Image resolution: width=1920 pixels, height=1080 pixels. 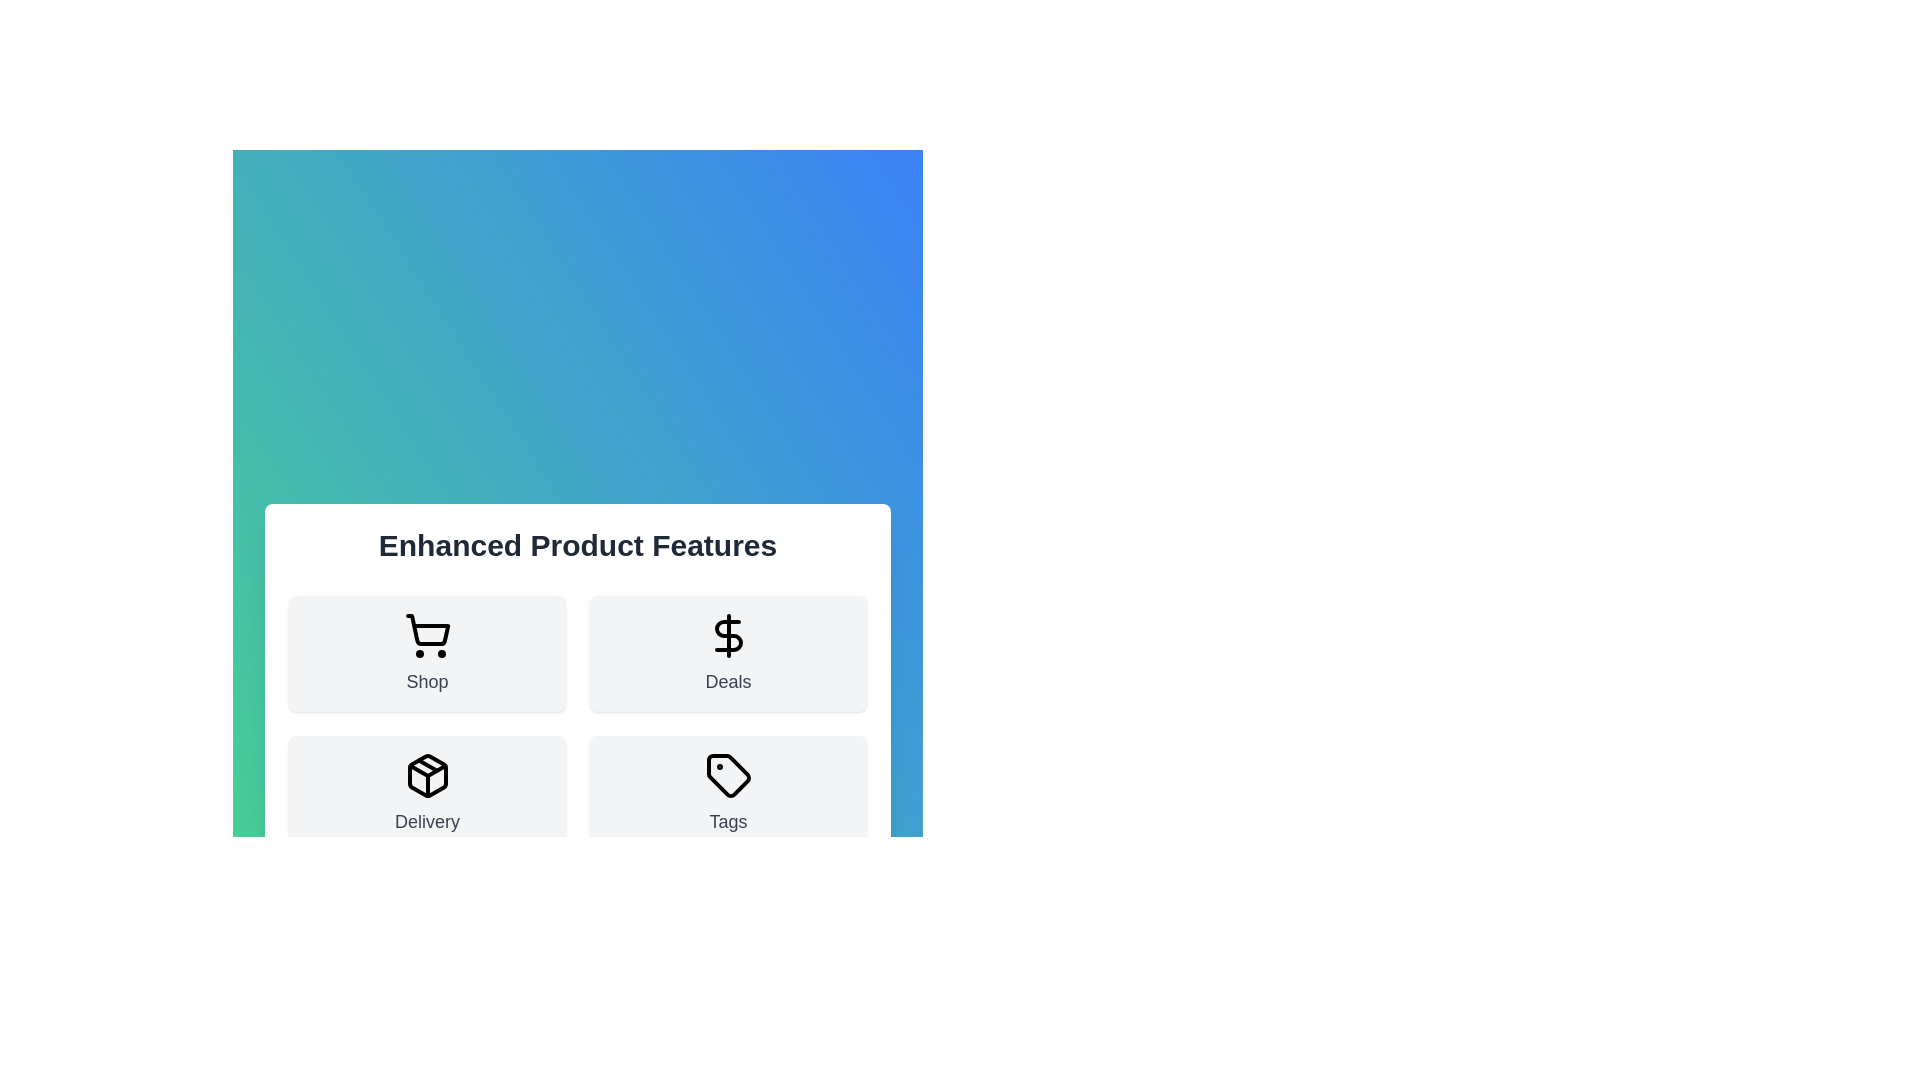 What do you see at coordinates (727, 681) in the screenshot?
I see `the text label displaying 'Deals' in light gray, positioned below the dollar sign icon in the second column of the grid layout` at bounding box center [727, 681].